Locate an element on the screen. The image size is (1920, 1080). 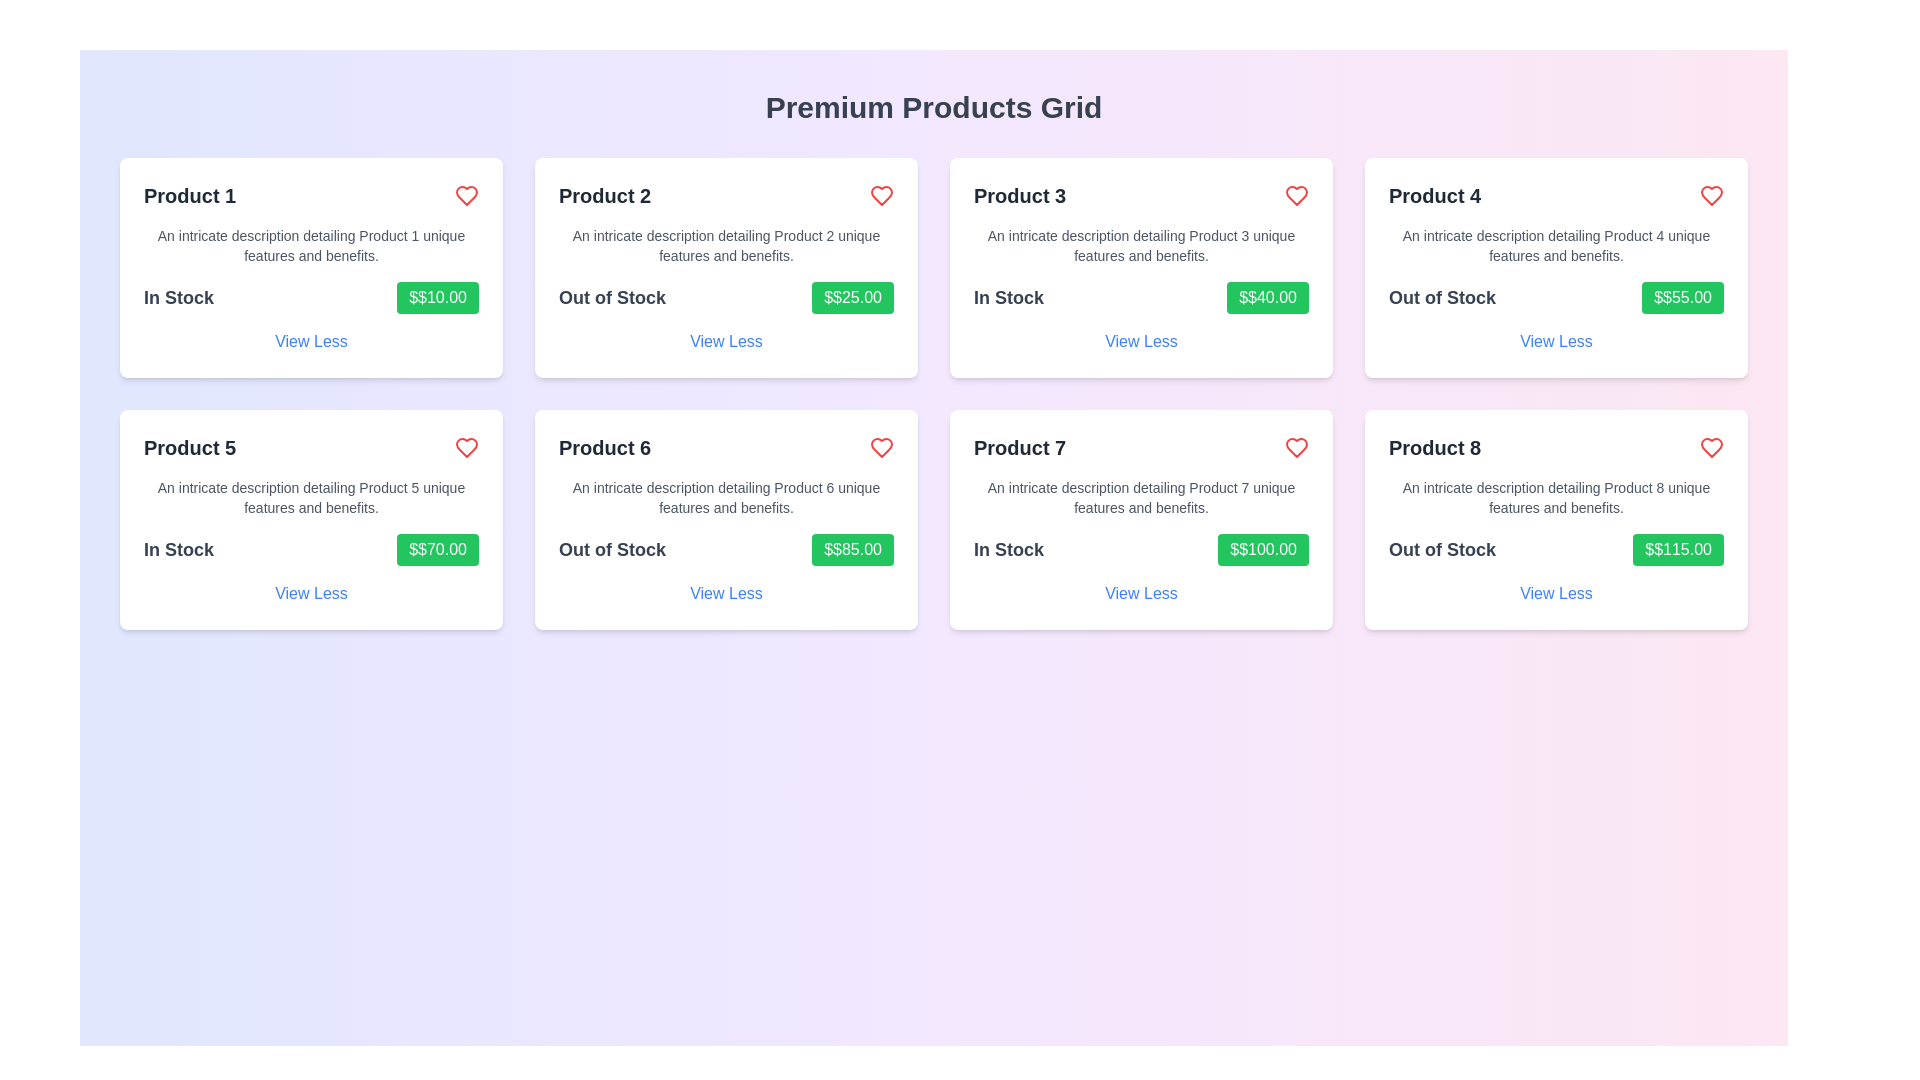
the bold text labeled 'Product 8' located in the bottom-right card of the grid layout, positioned at the top-left corner of the card is located at coordinates (1434, 446).